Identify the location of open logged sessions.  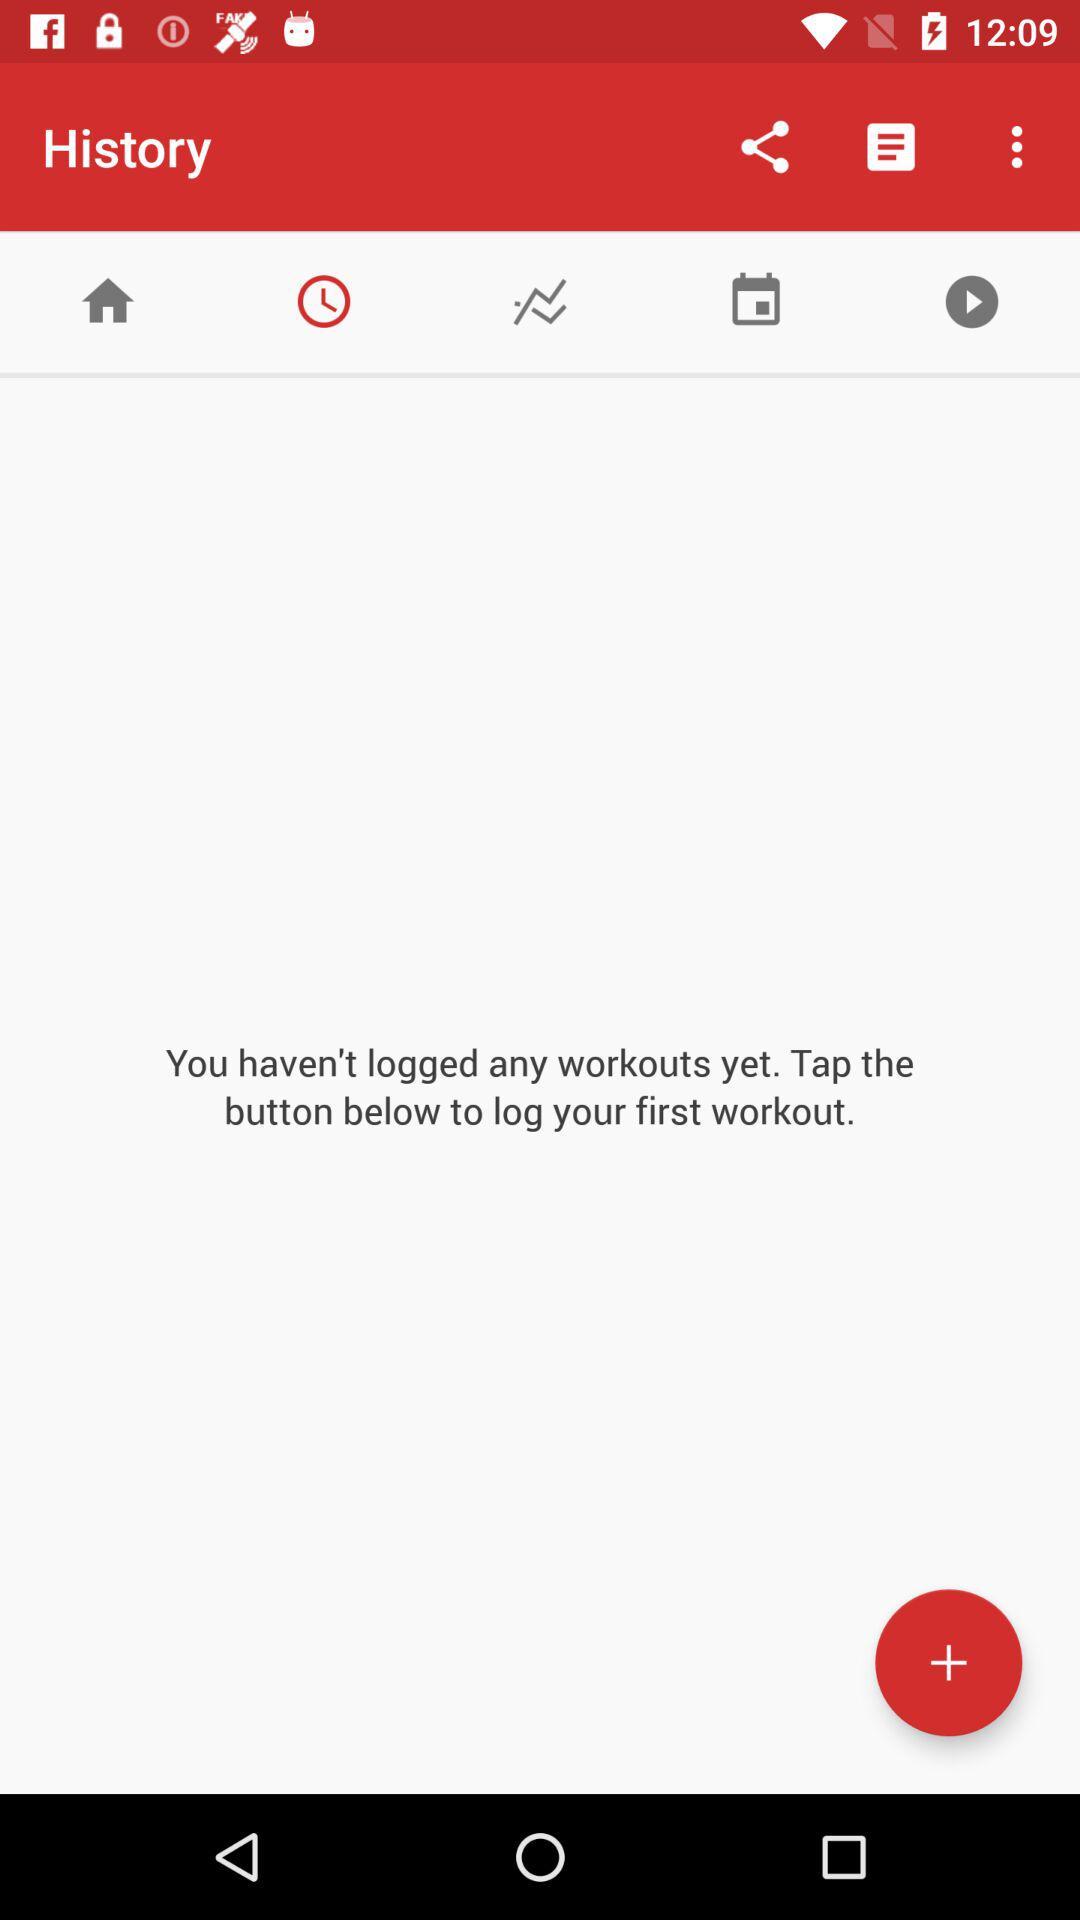
(323, 300).